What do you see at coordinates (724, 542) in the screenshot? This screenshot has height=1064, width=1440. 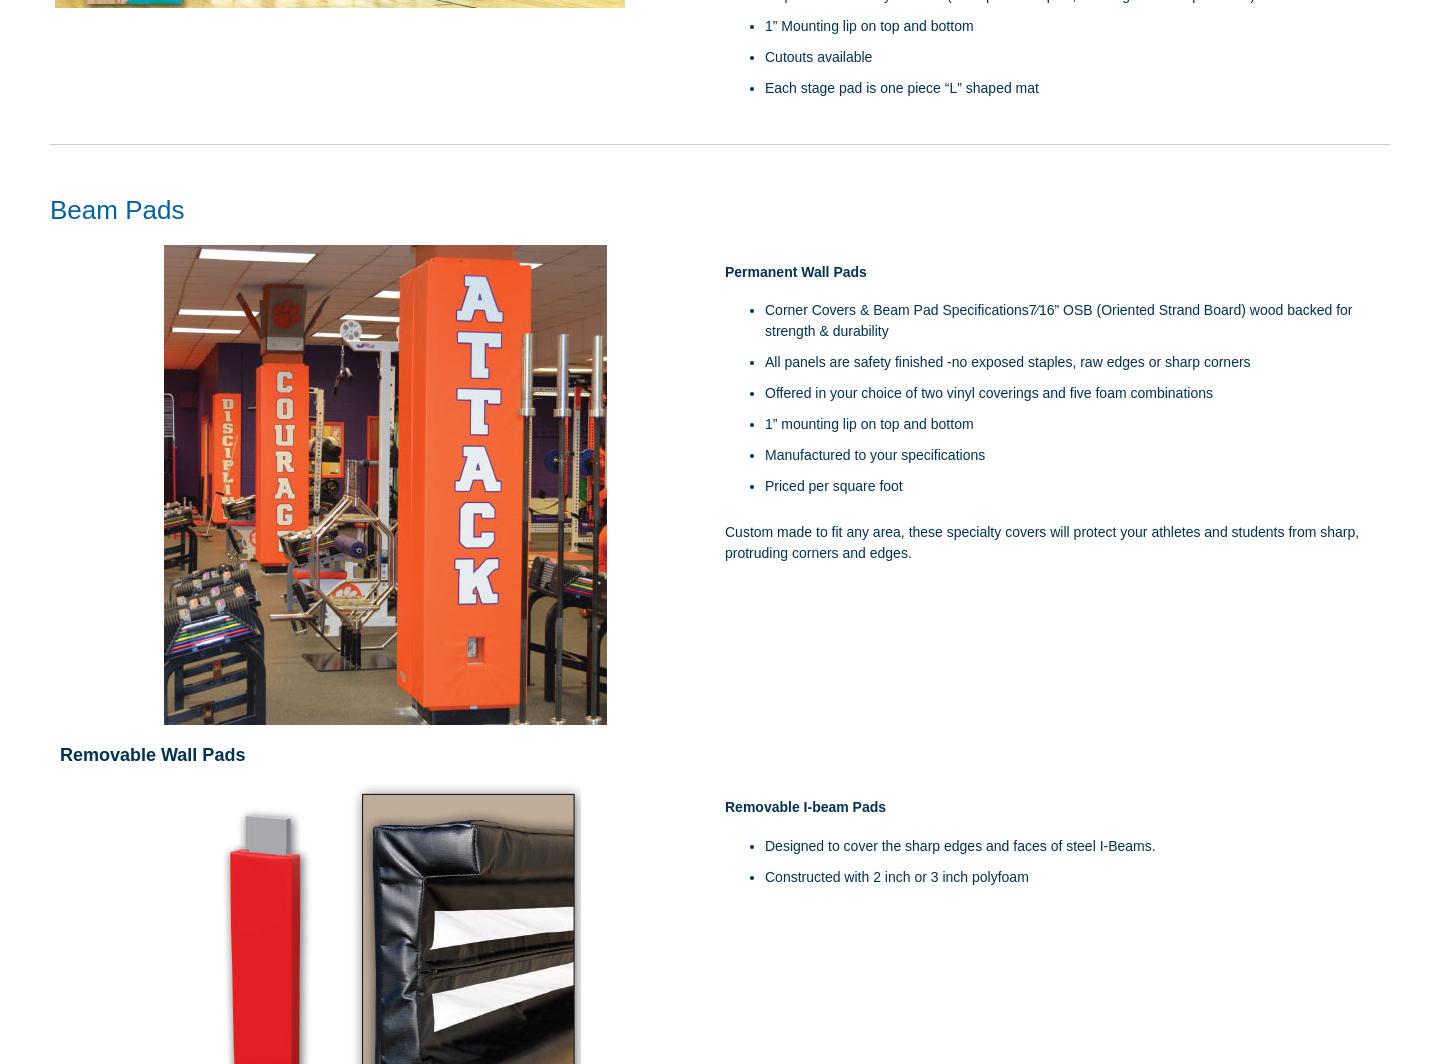 I see `'Custom made to fit any area, these specialty covers will protect your athletes and students from sharp, protruding corners and edges.'` at bounding box center [724, 542].